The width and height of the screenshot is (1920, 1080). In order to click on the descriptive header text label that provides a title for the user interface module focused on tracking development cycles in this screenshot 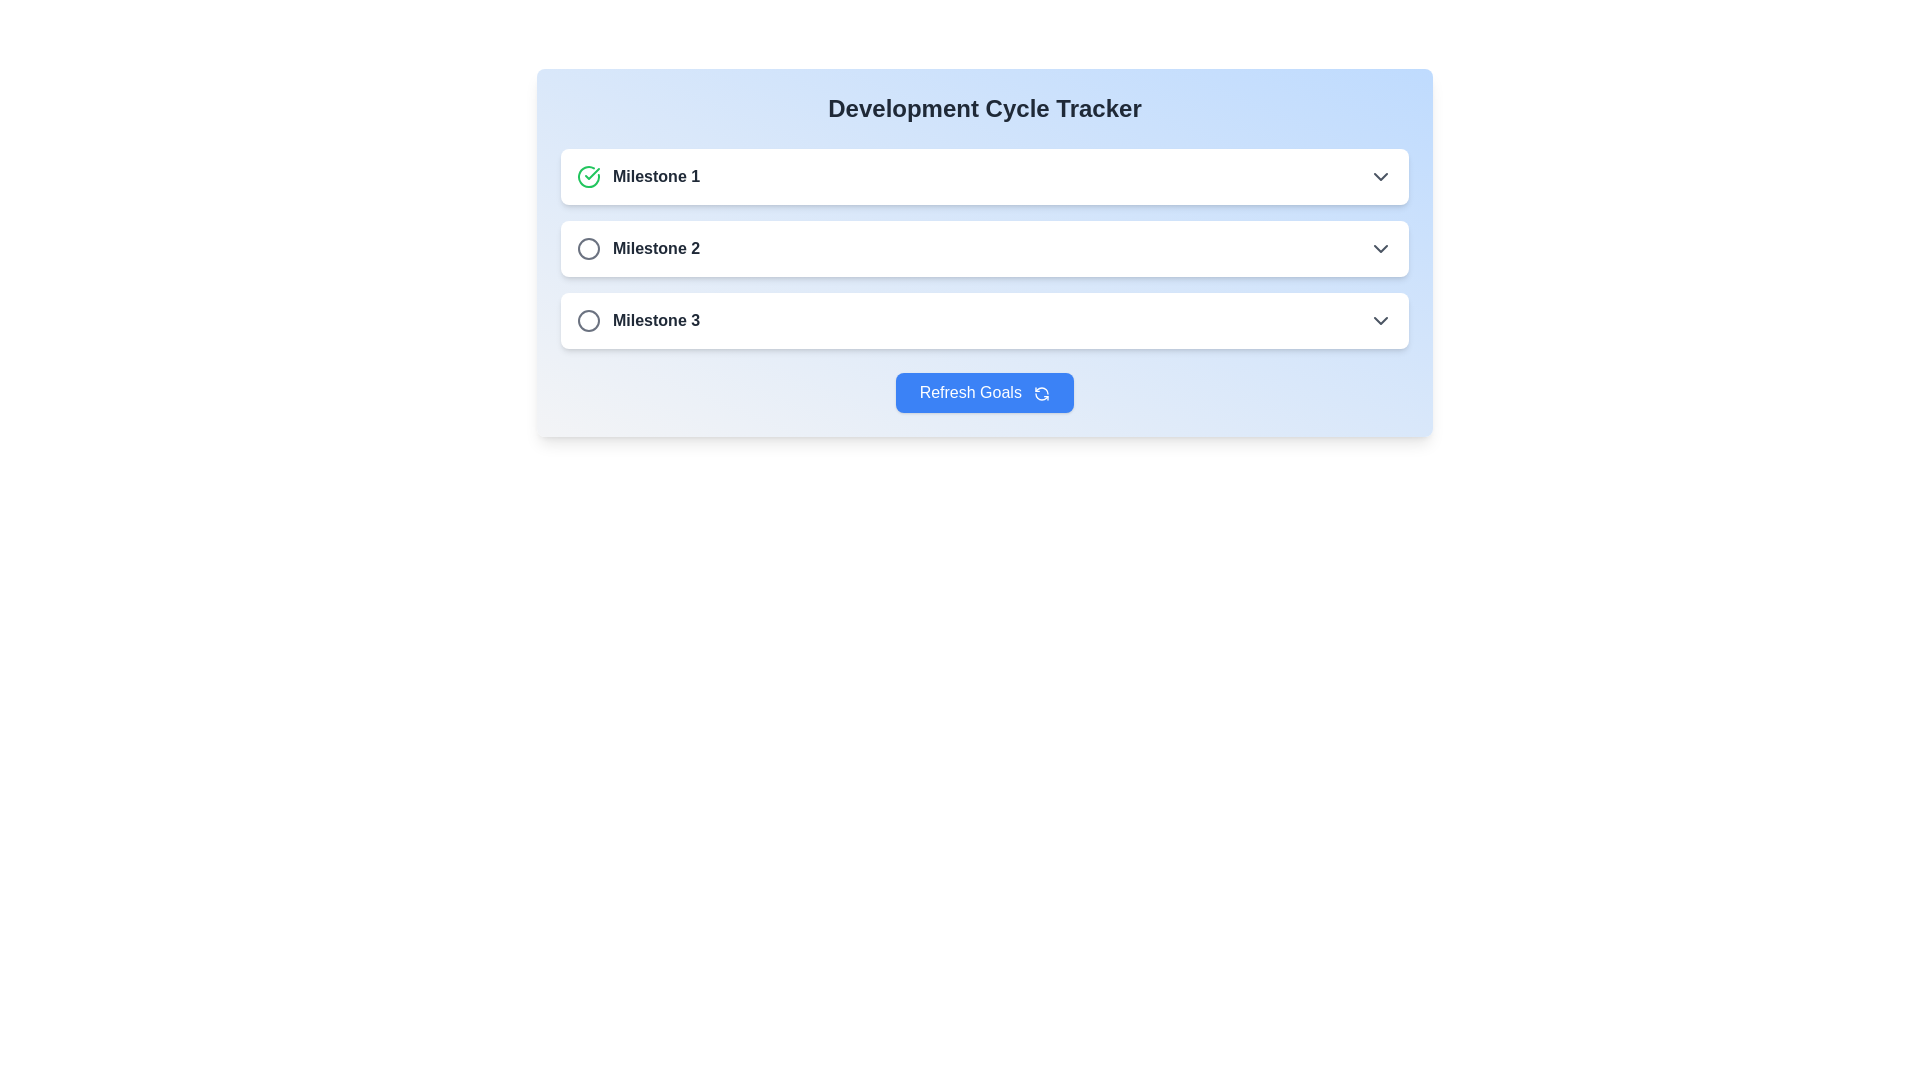, I will do `click(984, 108)`.